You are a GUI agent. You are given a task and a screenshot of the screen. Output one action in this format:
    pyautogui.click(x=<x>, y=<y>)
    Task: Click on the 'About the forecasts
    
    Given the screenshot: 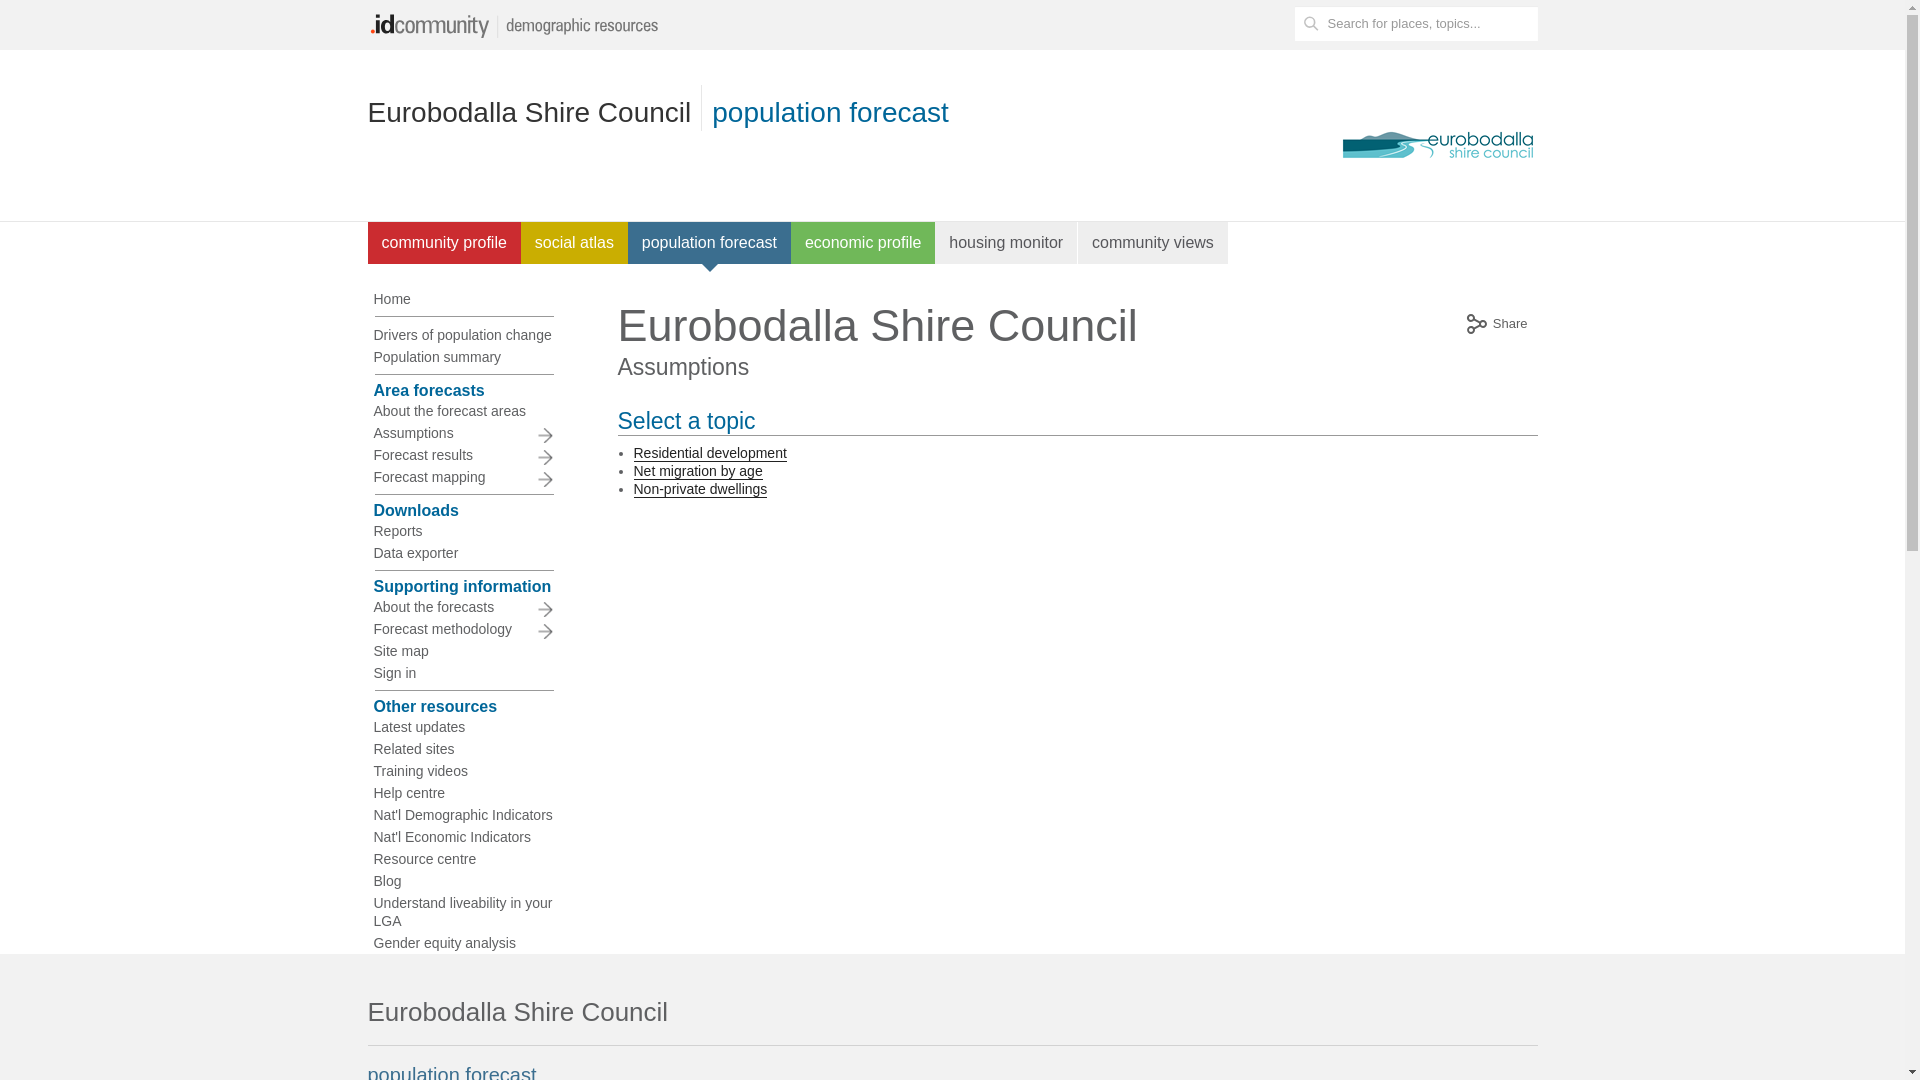 What is the action you would take?
    pyautogui.click(x=461, y=605)
    